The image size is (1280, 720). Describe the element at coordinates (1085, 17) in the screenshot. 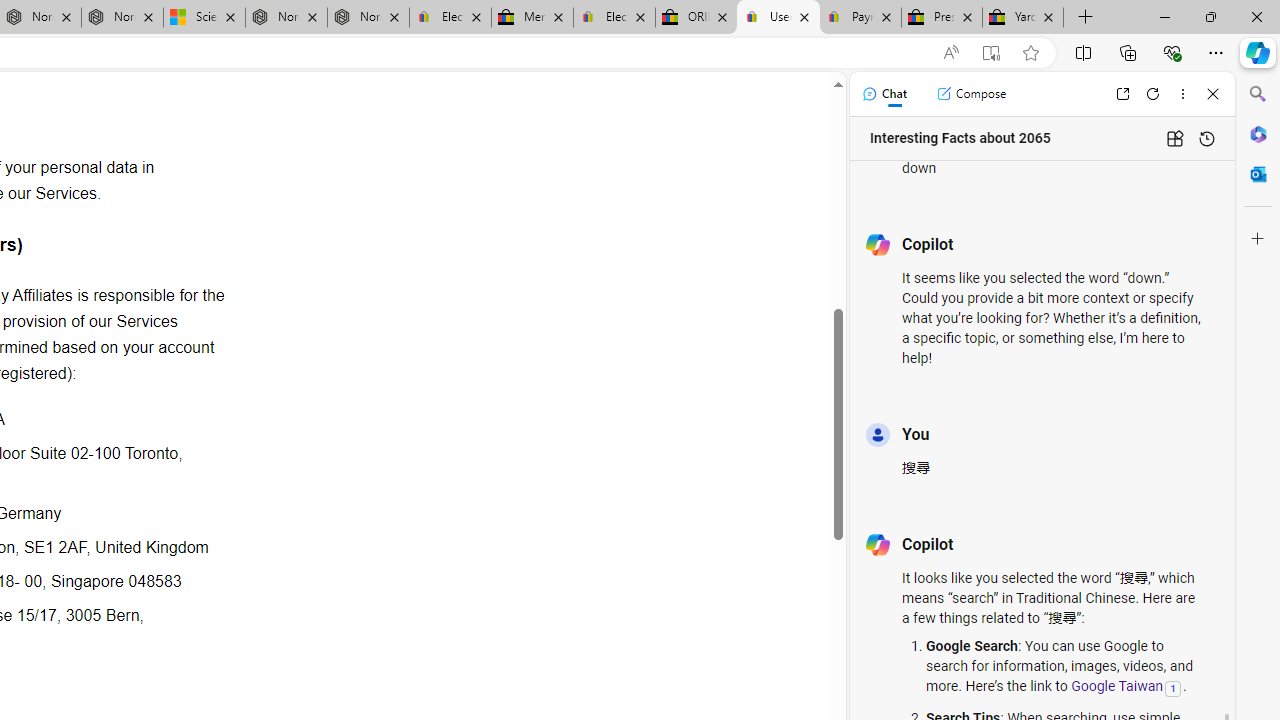

I see `'New Tab'` at that location.